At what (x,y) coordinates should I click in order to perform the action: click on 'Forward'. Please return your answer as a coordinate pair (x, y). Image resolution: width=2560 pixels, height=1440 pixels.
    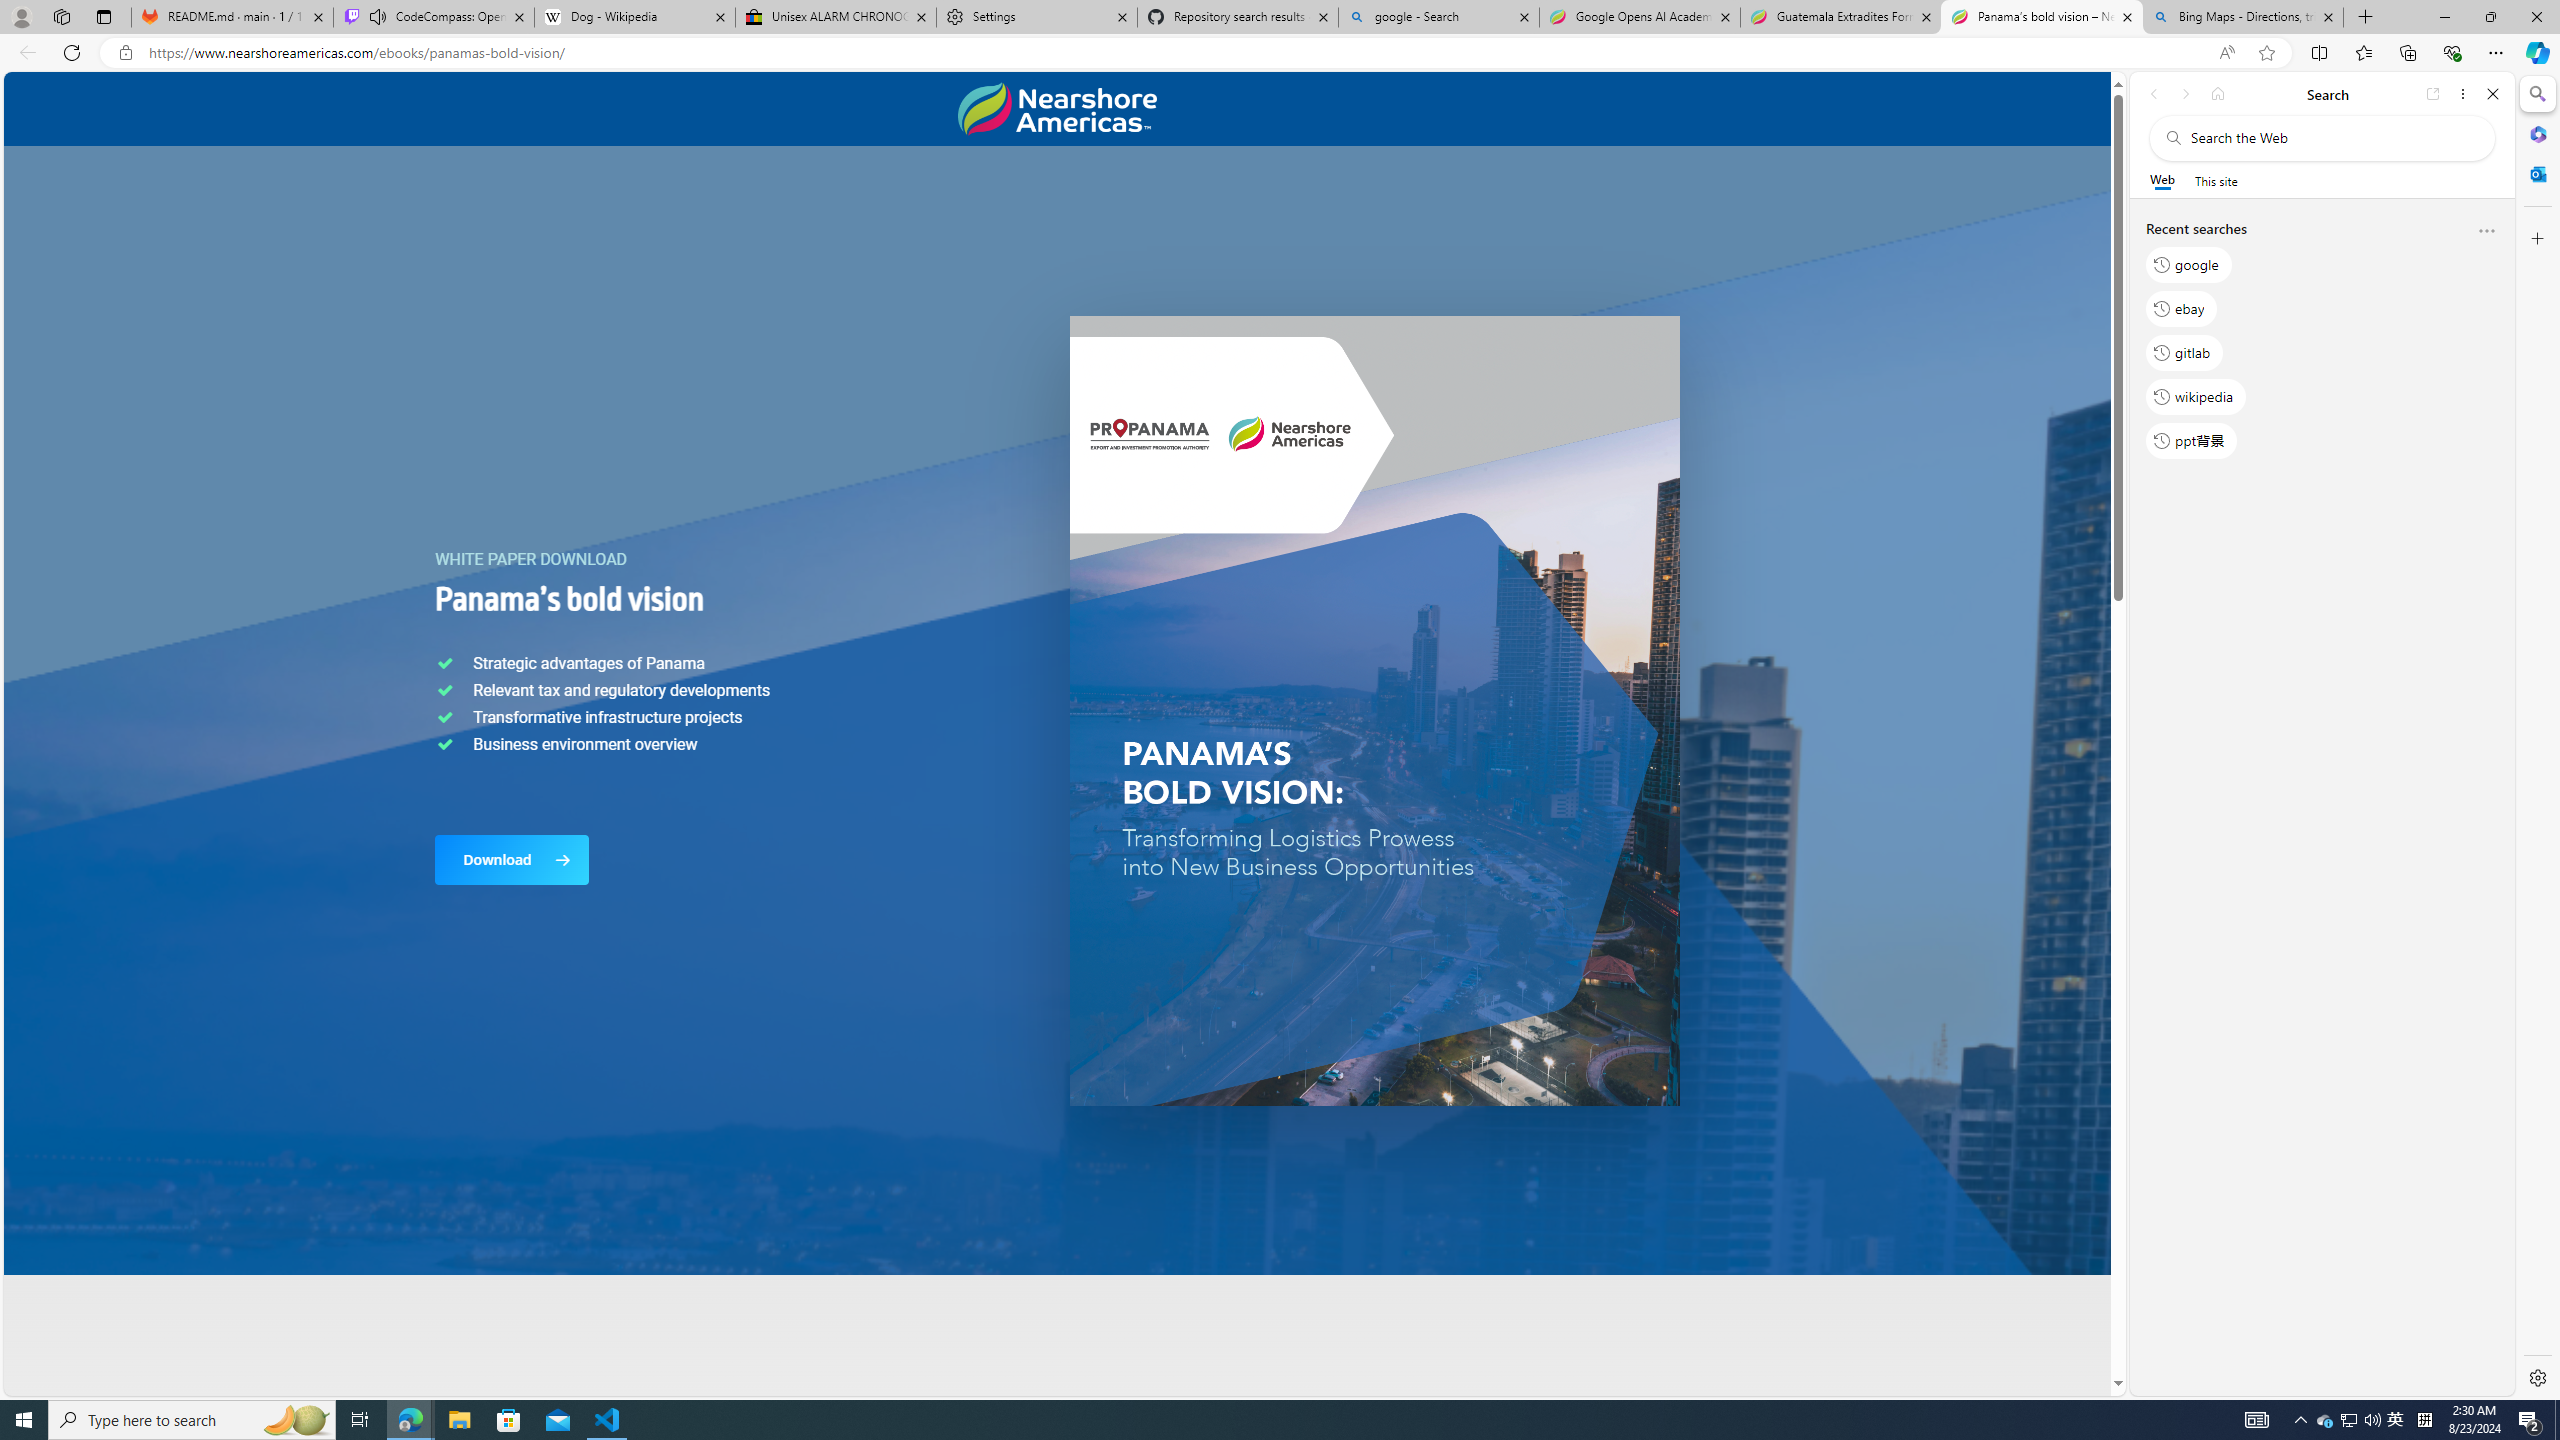
    Looking at the image, I should click on (2184, 93).